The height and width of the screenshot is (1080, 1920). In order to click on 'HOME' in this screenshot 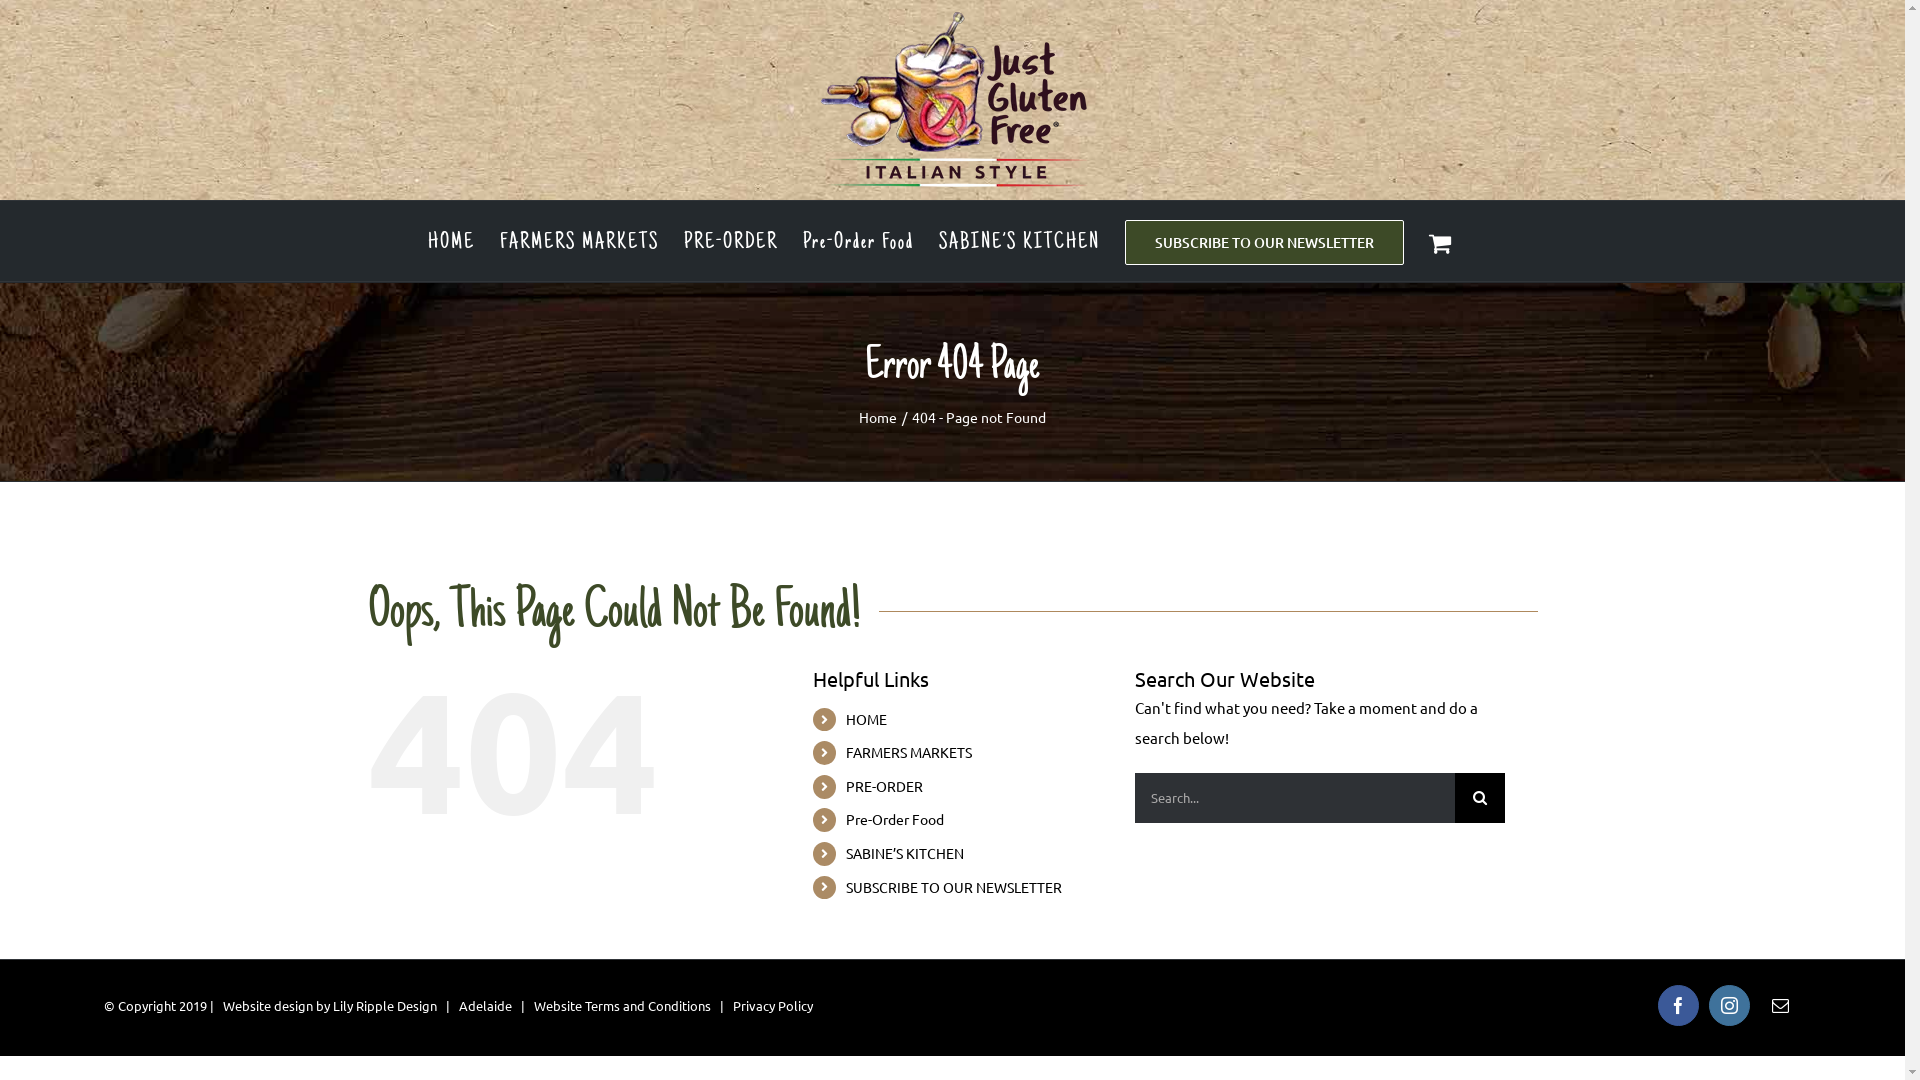, I will do `click(450, 239)`.